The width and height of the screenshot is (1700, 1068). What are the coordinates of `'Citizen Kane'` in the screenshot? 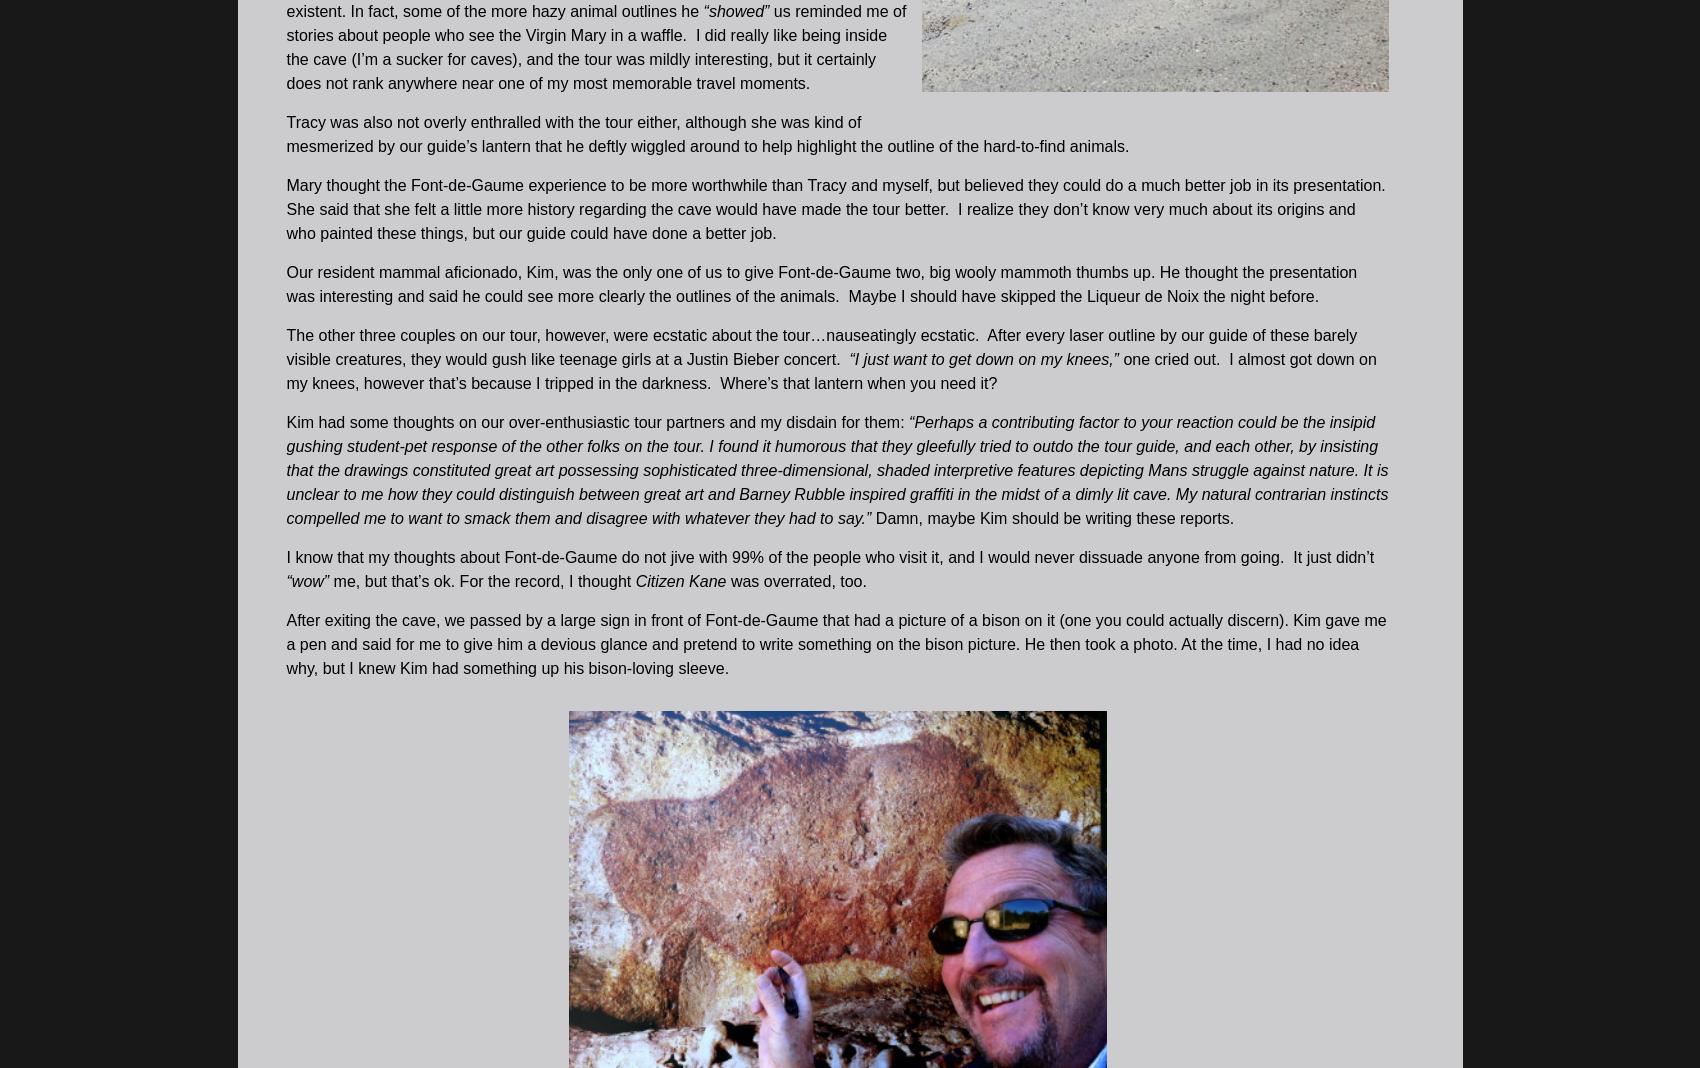 It's located at (678, 579).